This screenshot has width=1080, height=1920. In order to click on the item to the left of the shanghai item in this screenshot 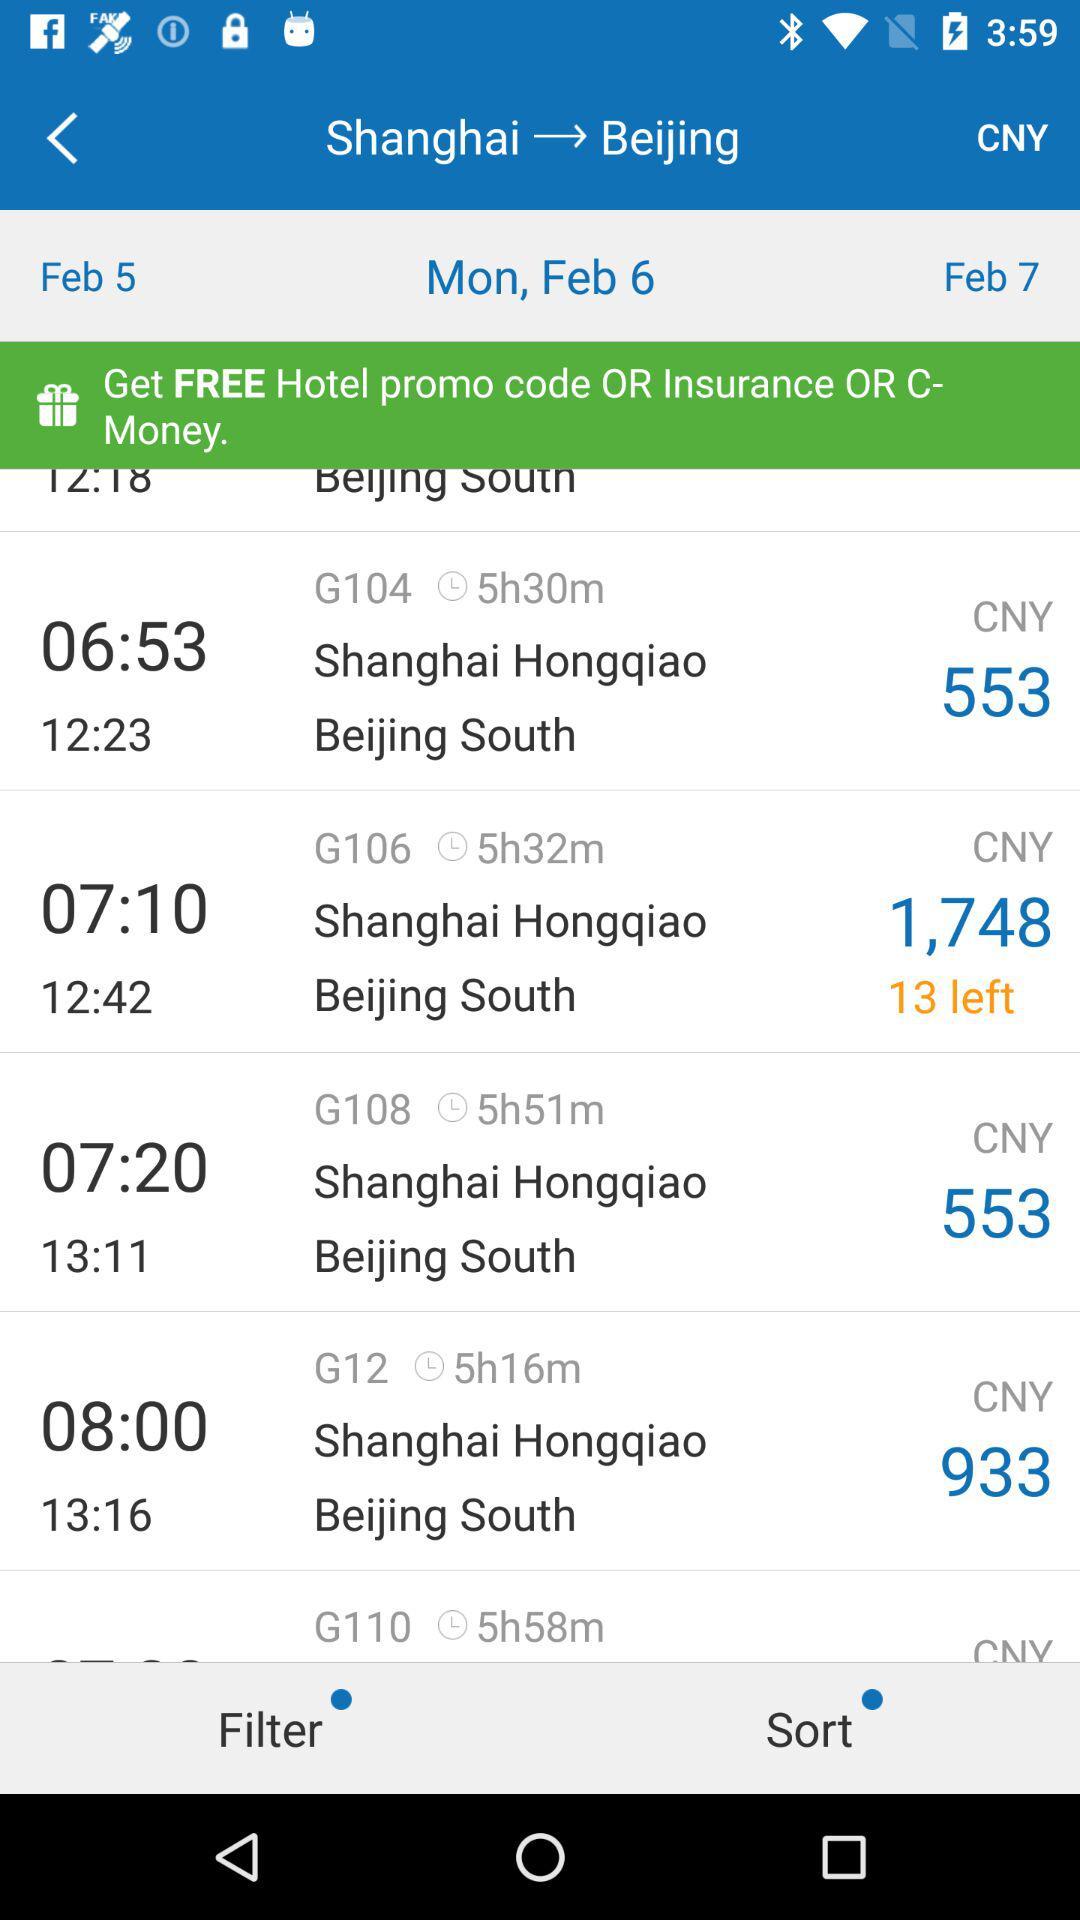, I will do `click(72, 135)`.